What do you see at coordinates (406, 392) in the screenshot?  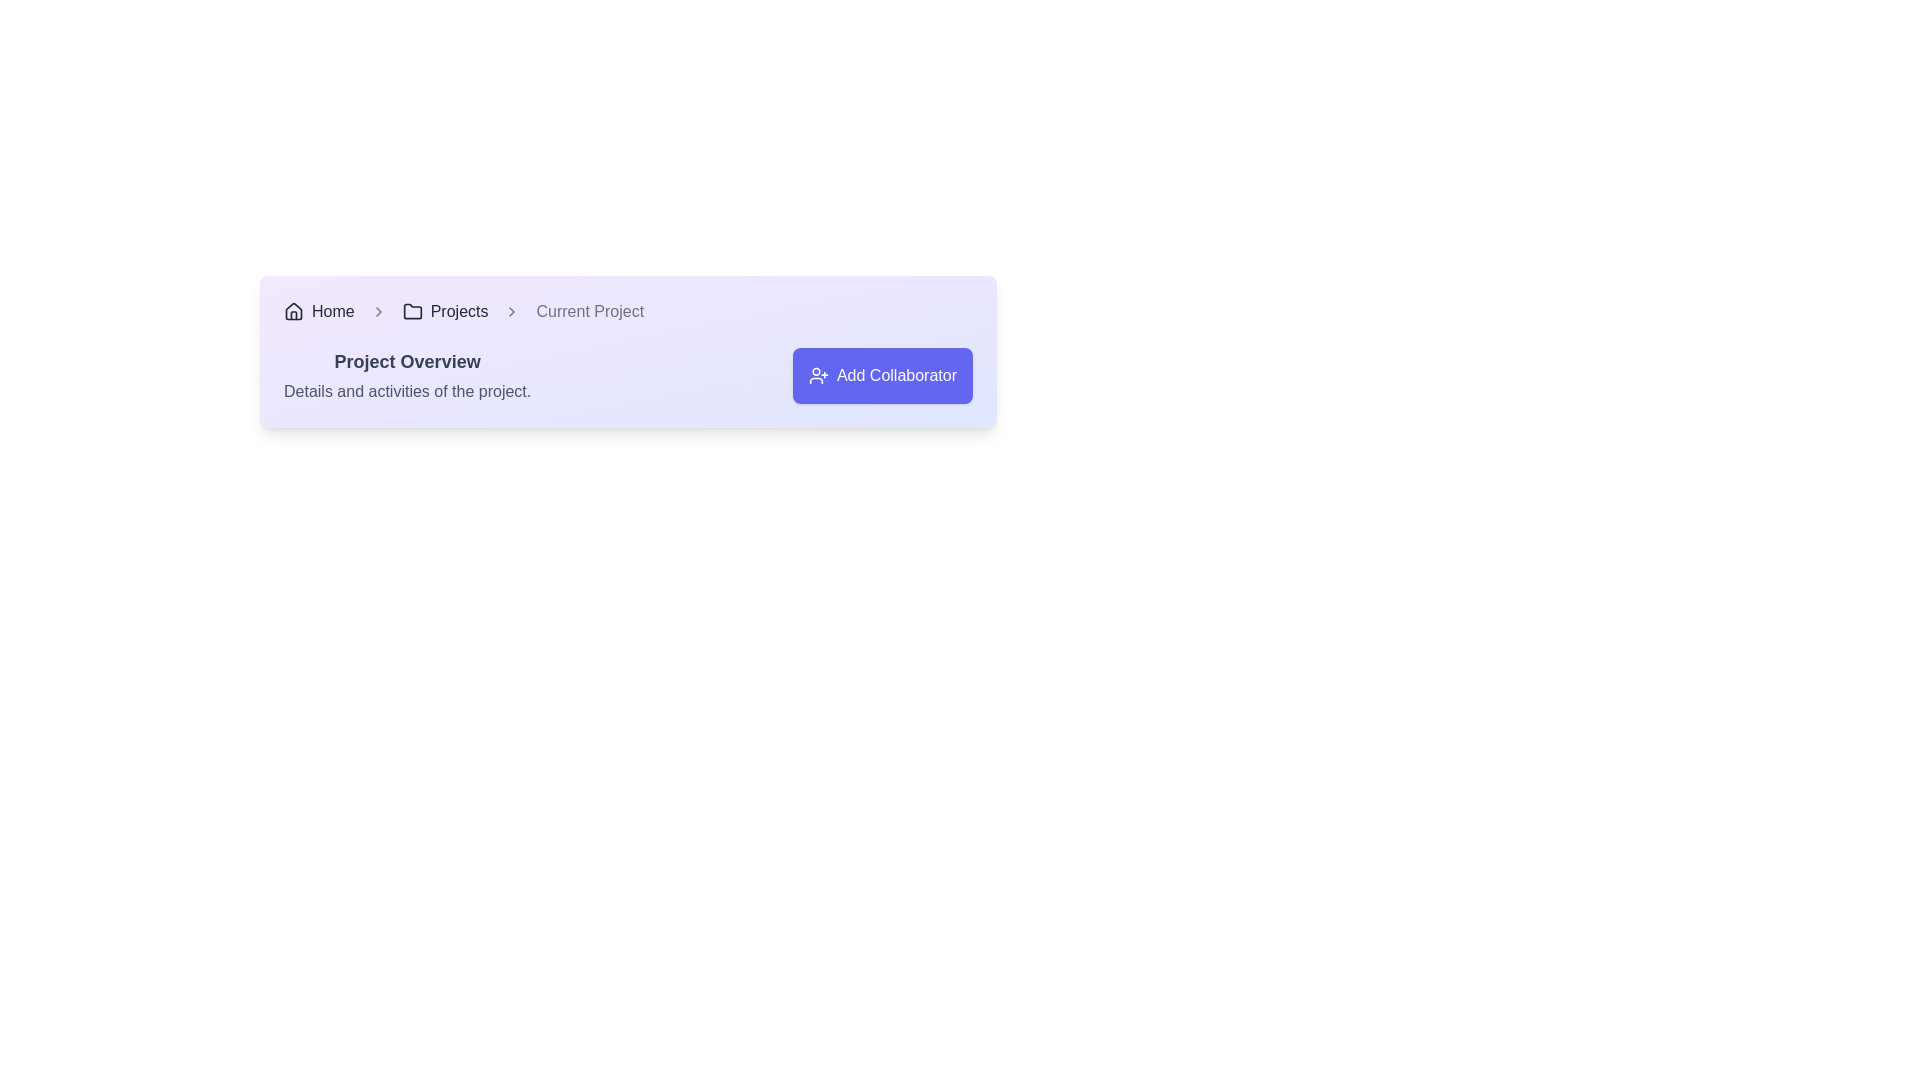 I see `the informational Text Label located beneath the 'Project Overview' heading, which provides context about the section` at bounding box center [406, 392].